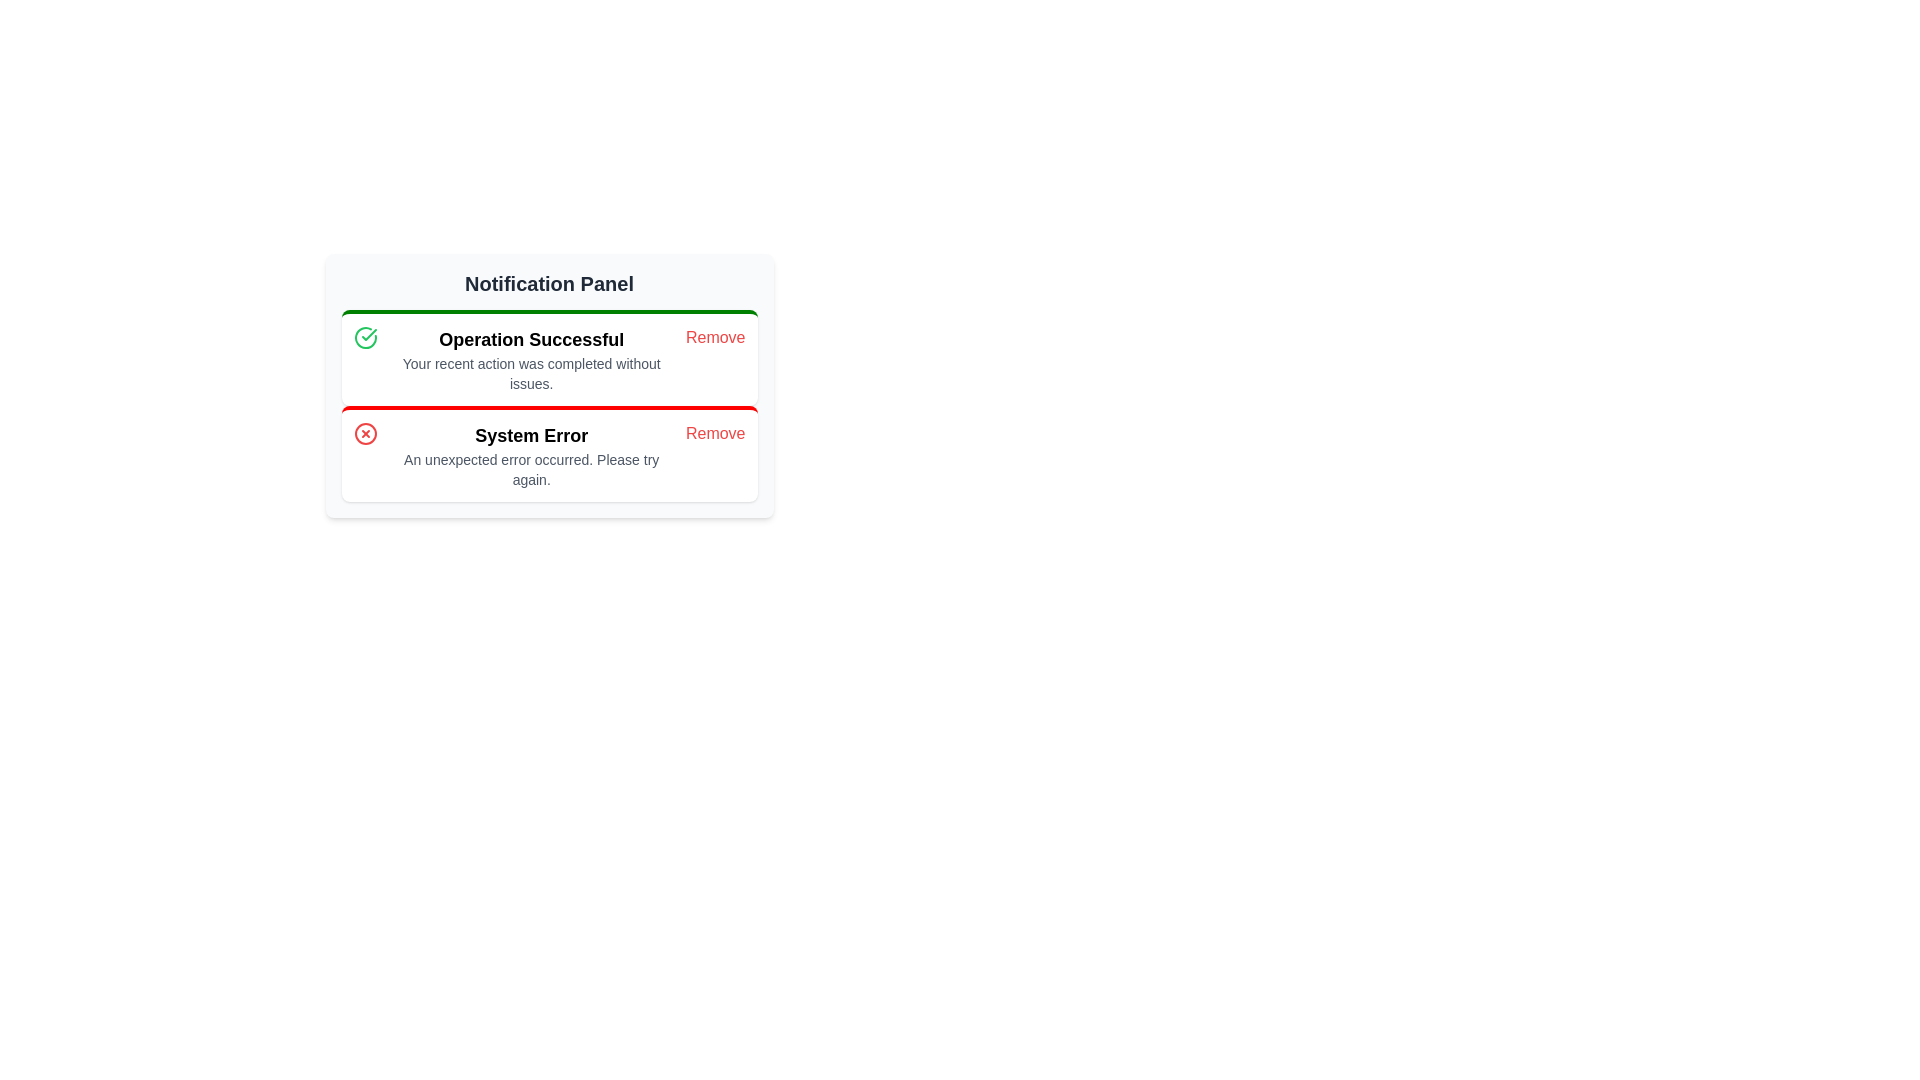 This screenshot has width=1920, height=1080. What do you see at coordinates (531, 358) in the screenshot?
I see `the Text Display element that notifies the user about the successful completion of a recent action, located in the top half of the notification panel UI` at bounding box center [531, 358].